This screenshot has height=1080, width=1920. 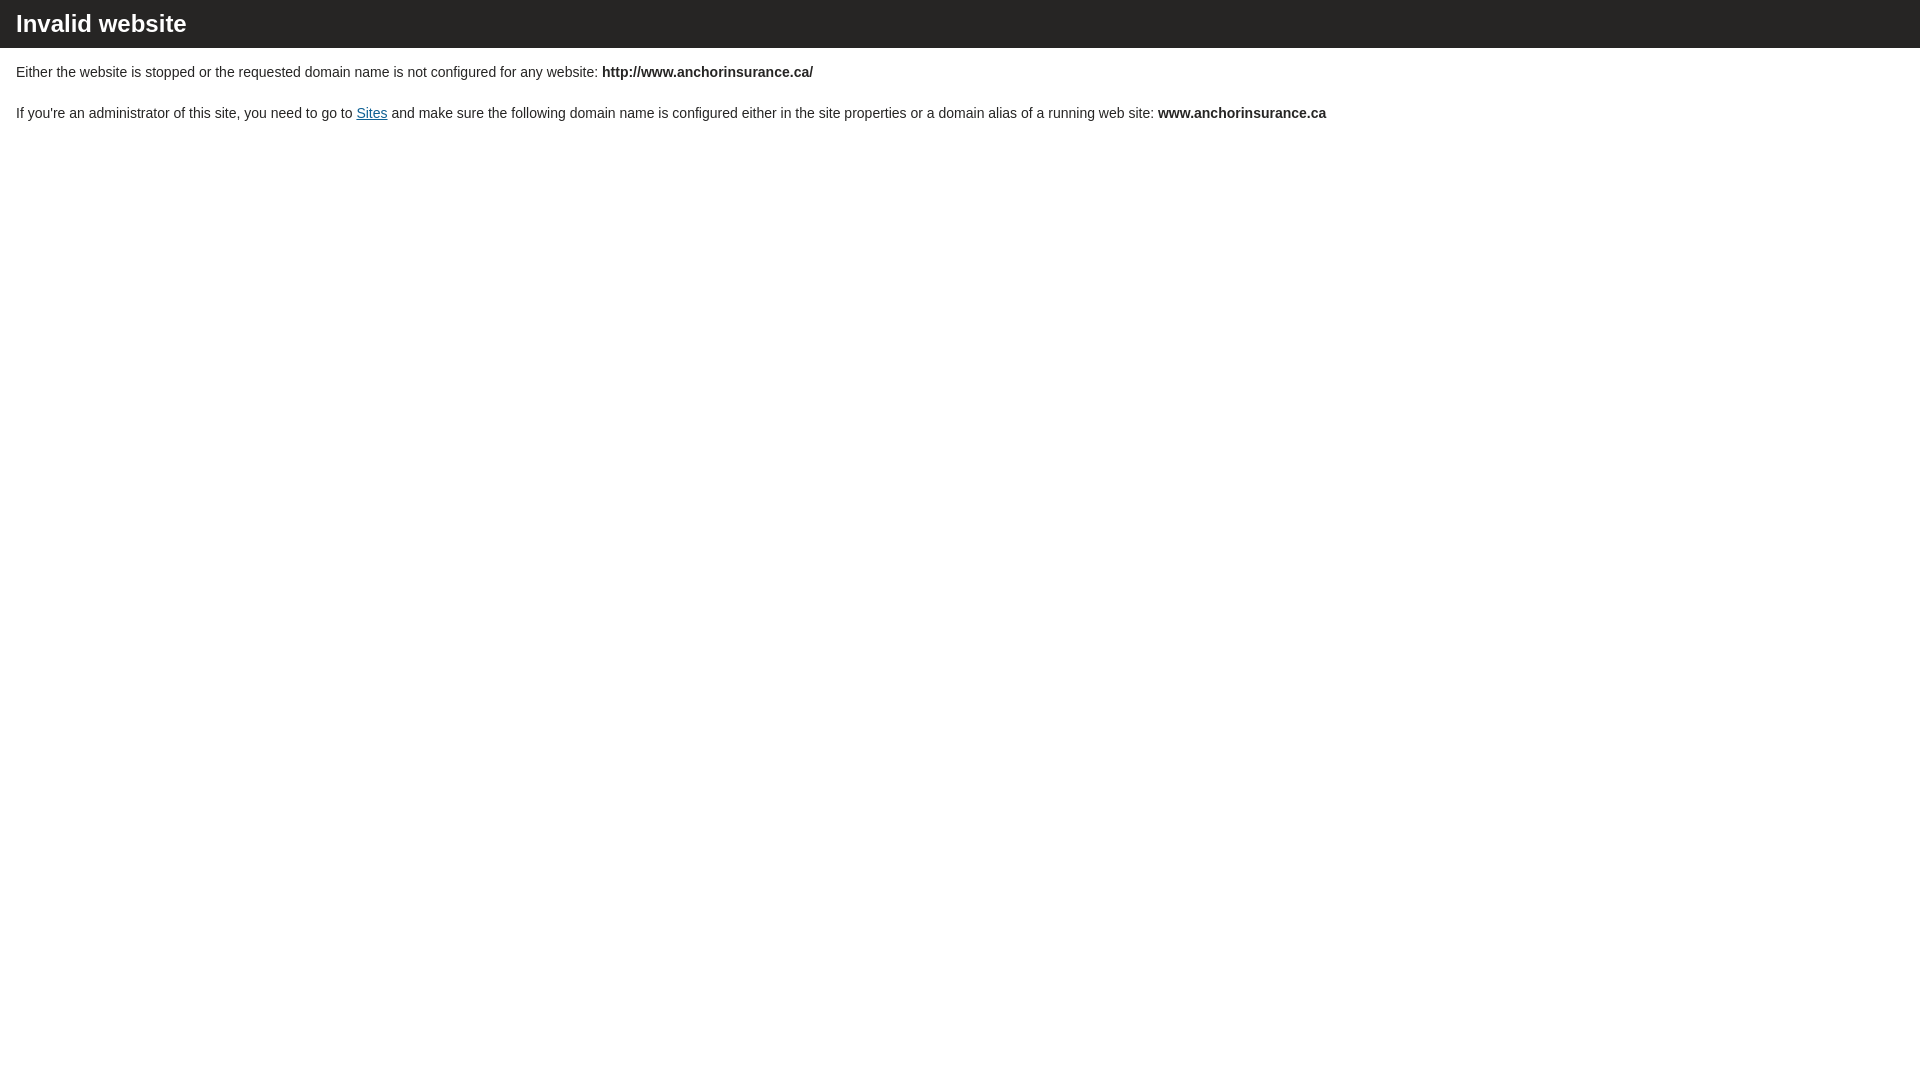 I want to click on 'Sites', so click(x=371, y=112).